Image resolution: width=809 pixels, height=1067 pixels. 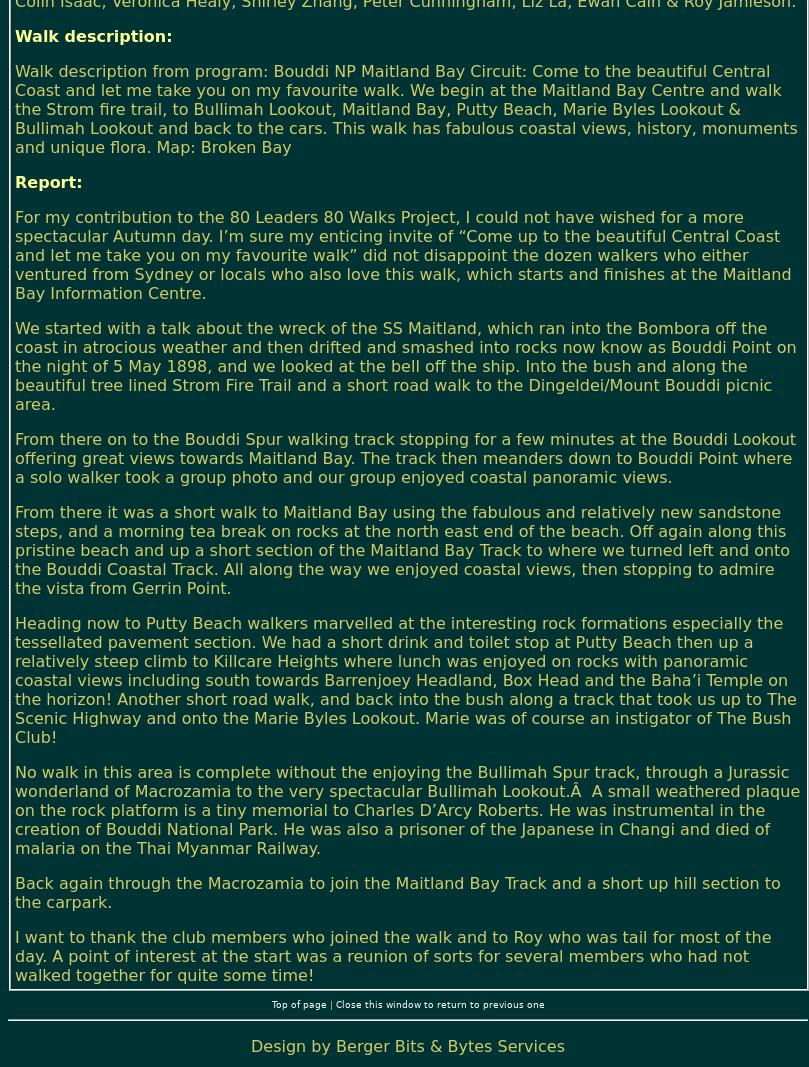 I want to click on 'For my contribution to the 80 Leaders 80 Walks Project, I could not 
        have   wished for a more spectacular Autumn day. I’m sure my enticing invite 
        of   “Come up to the beautiful Central Coast and let me take you on my 
        favourite   walk” did not disappoint the dozen walkers who either ventured 
        from Sydney   or locals who also love this walk, which starts and finishes at 
        the Maitland   Bay Information Centre.', so click(x=14, y=254).